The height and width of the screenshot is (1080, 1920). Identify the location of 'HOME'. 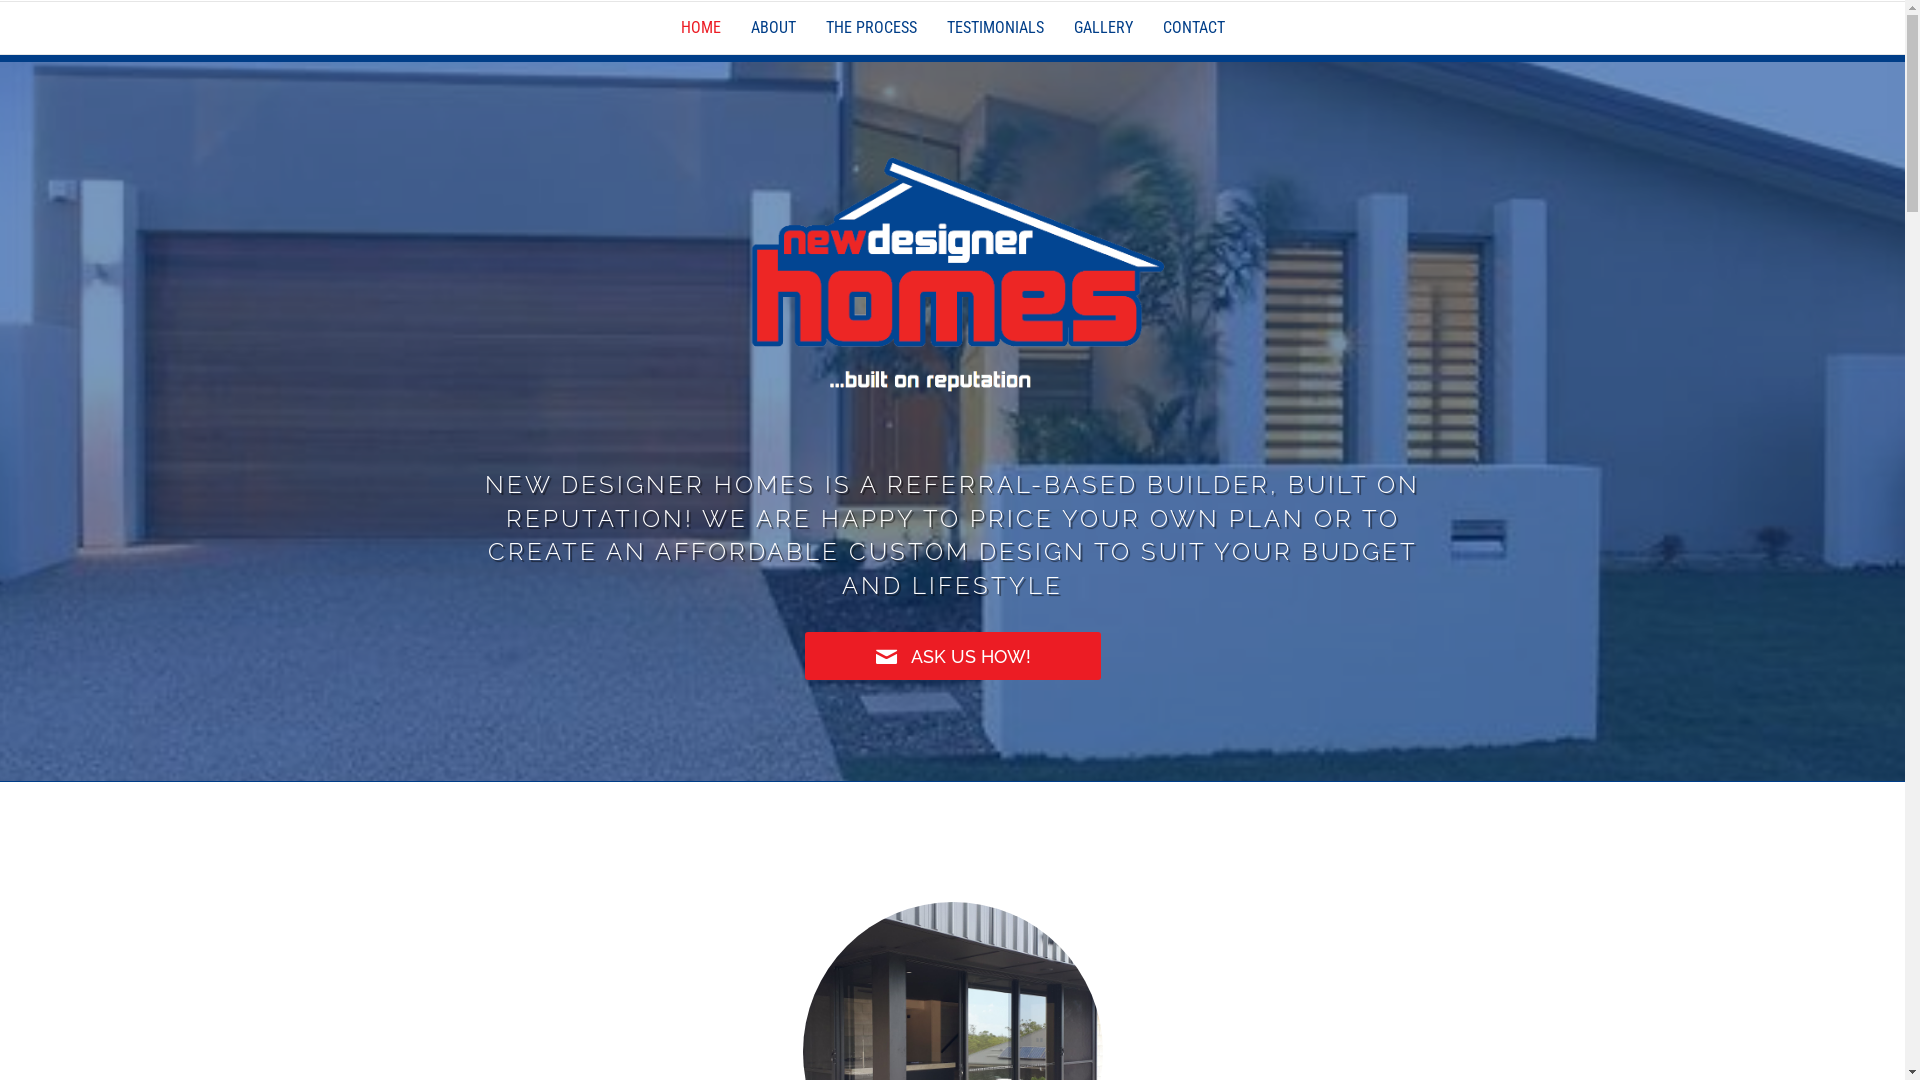
(700, 27).